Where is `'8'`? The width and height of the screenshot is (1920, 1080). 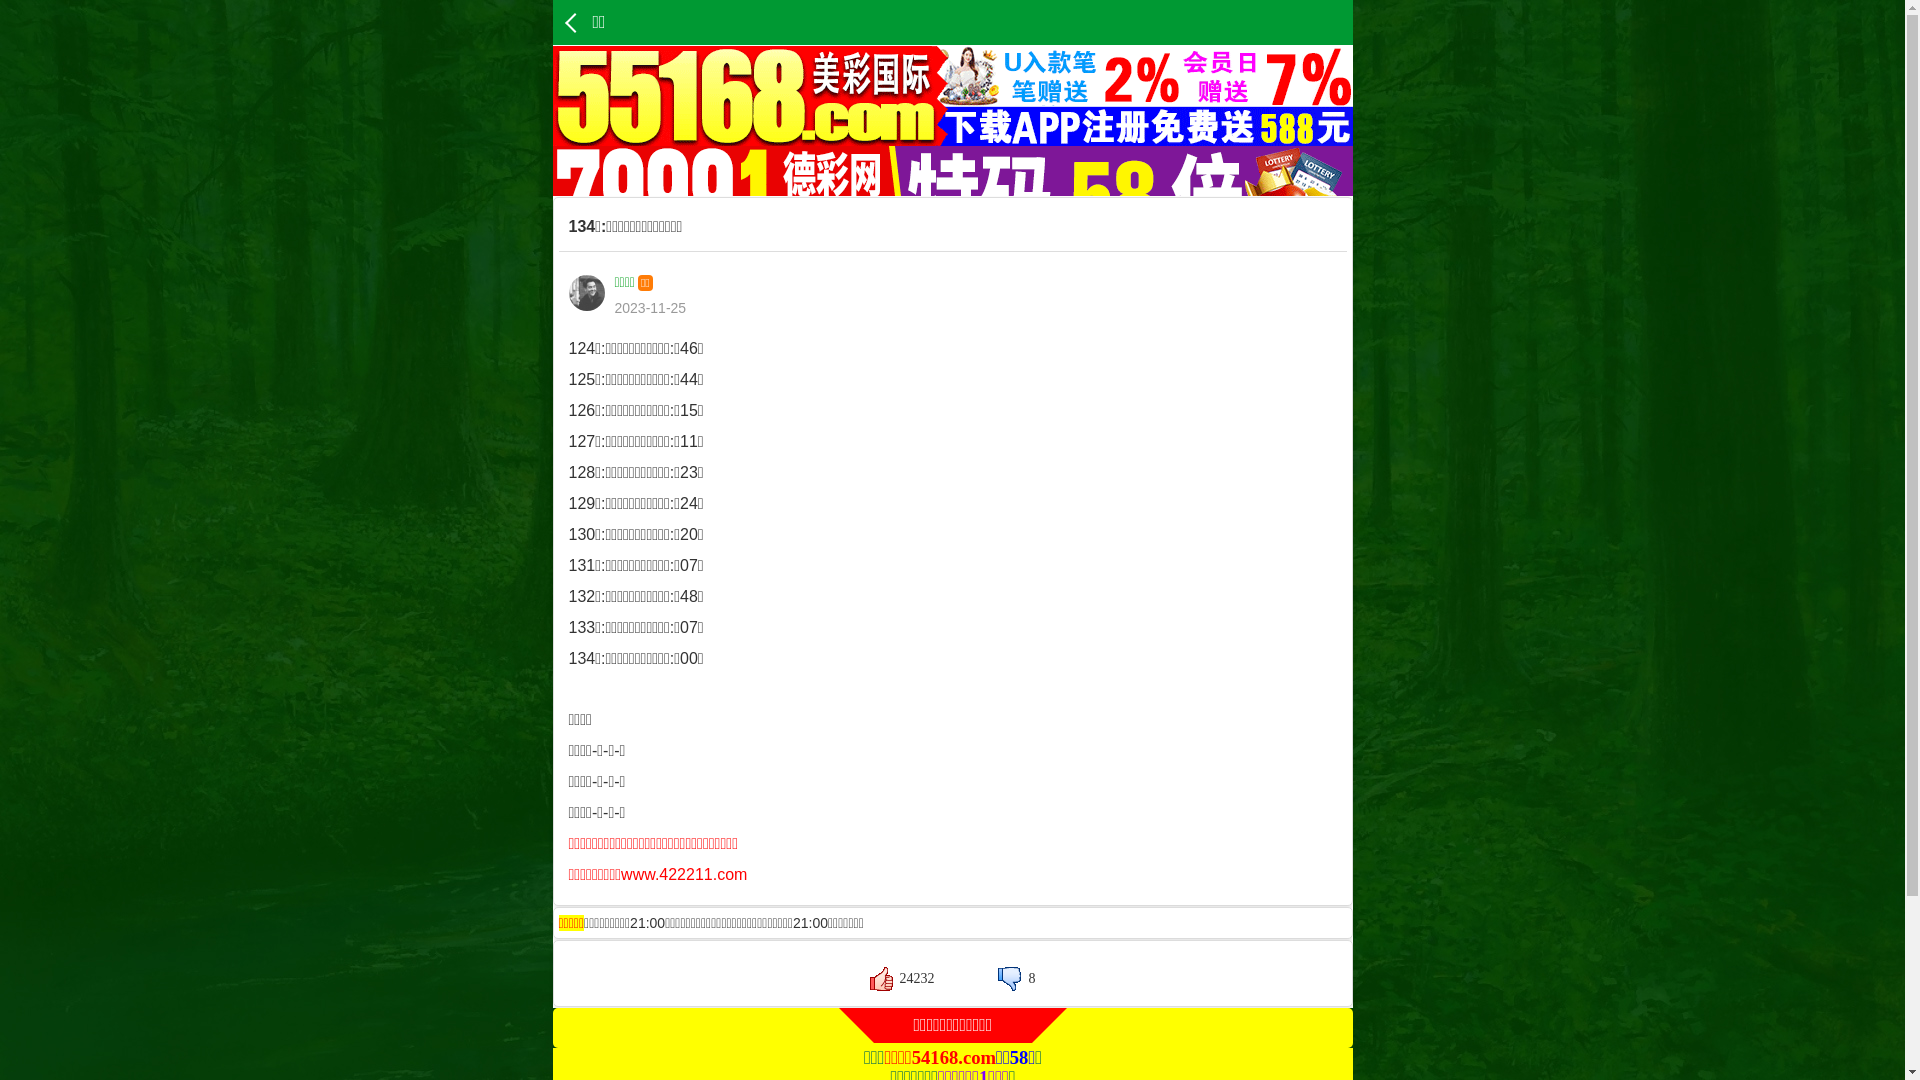
'8' is located at coordinates (998, 977).